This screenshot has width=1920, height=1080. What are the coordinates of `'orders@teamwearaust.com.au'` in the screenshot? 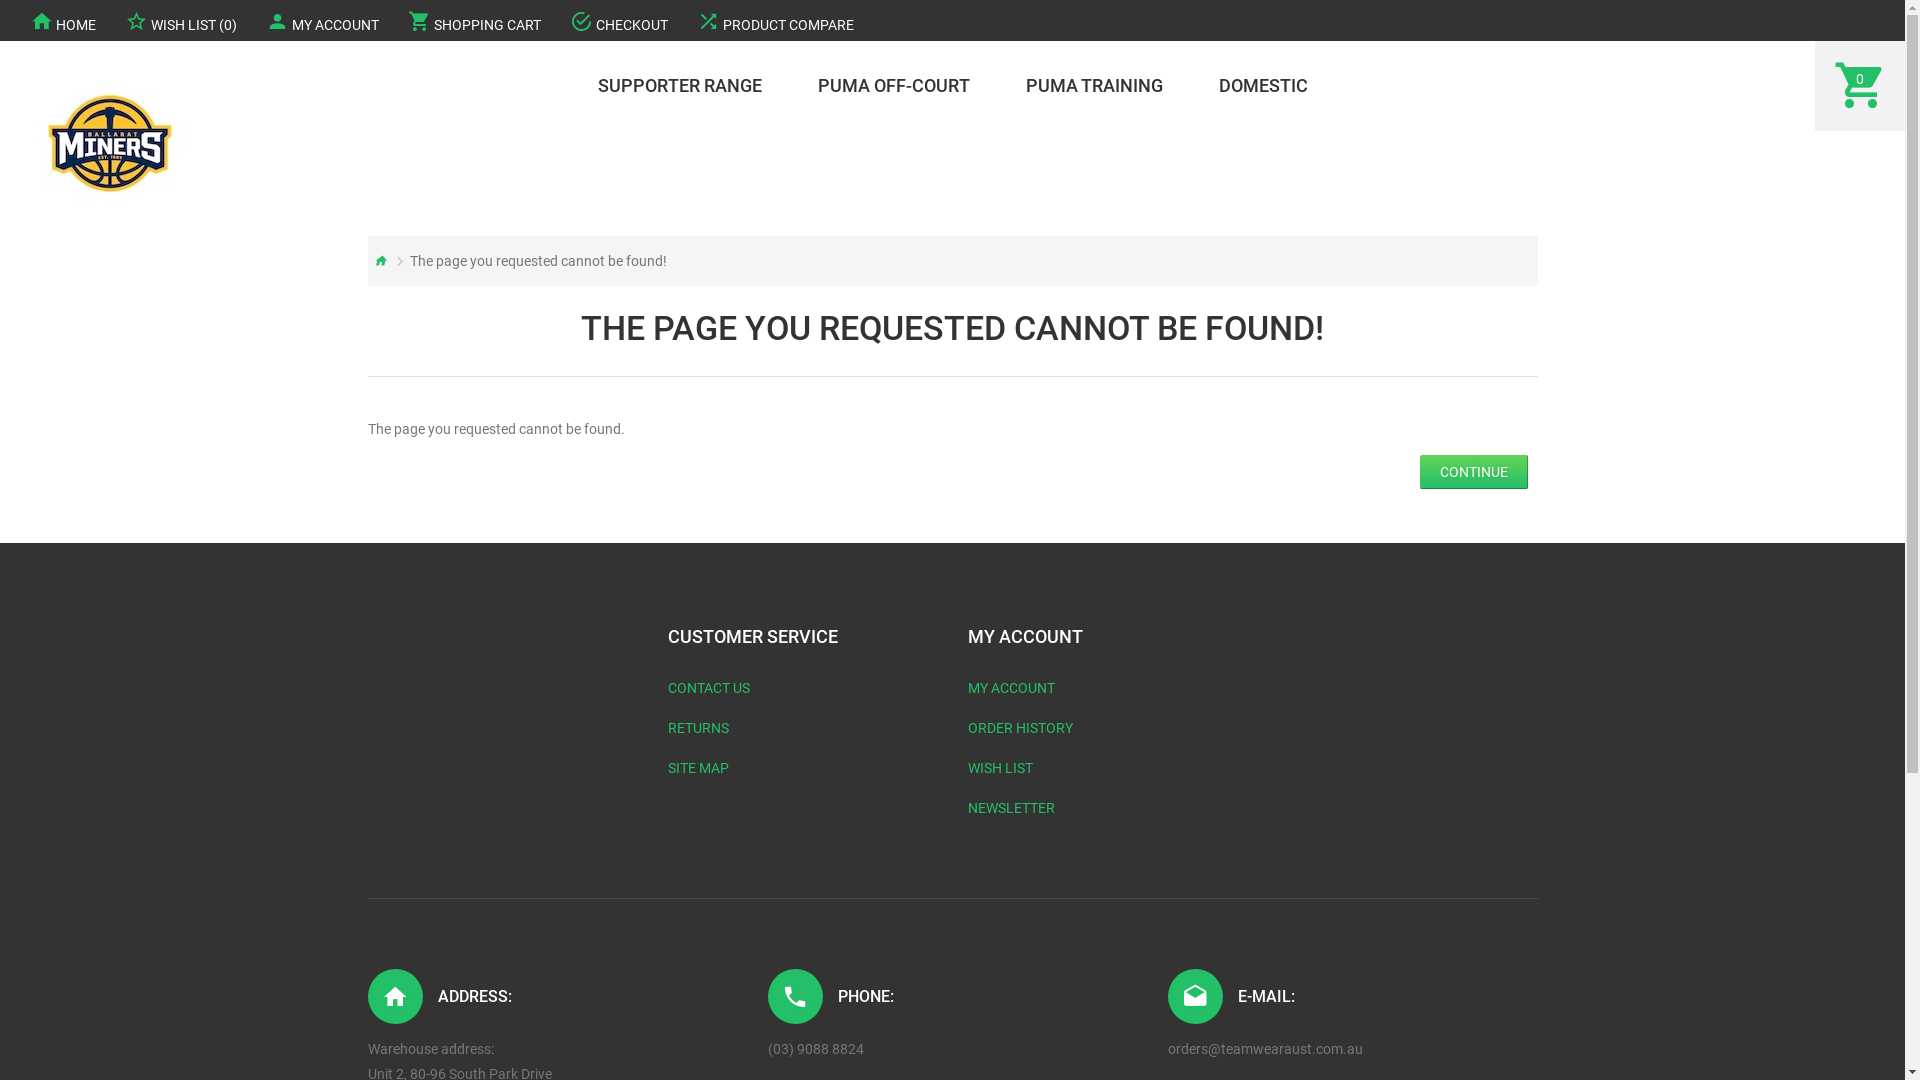 It's located at (1264, 1048).